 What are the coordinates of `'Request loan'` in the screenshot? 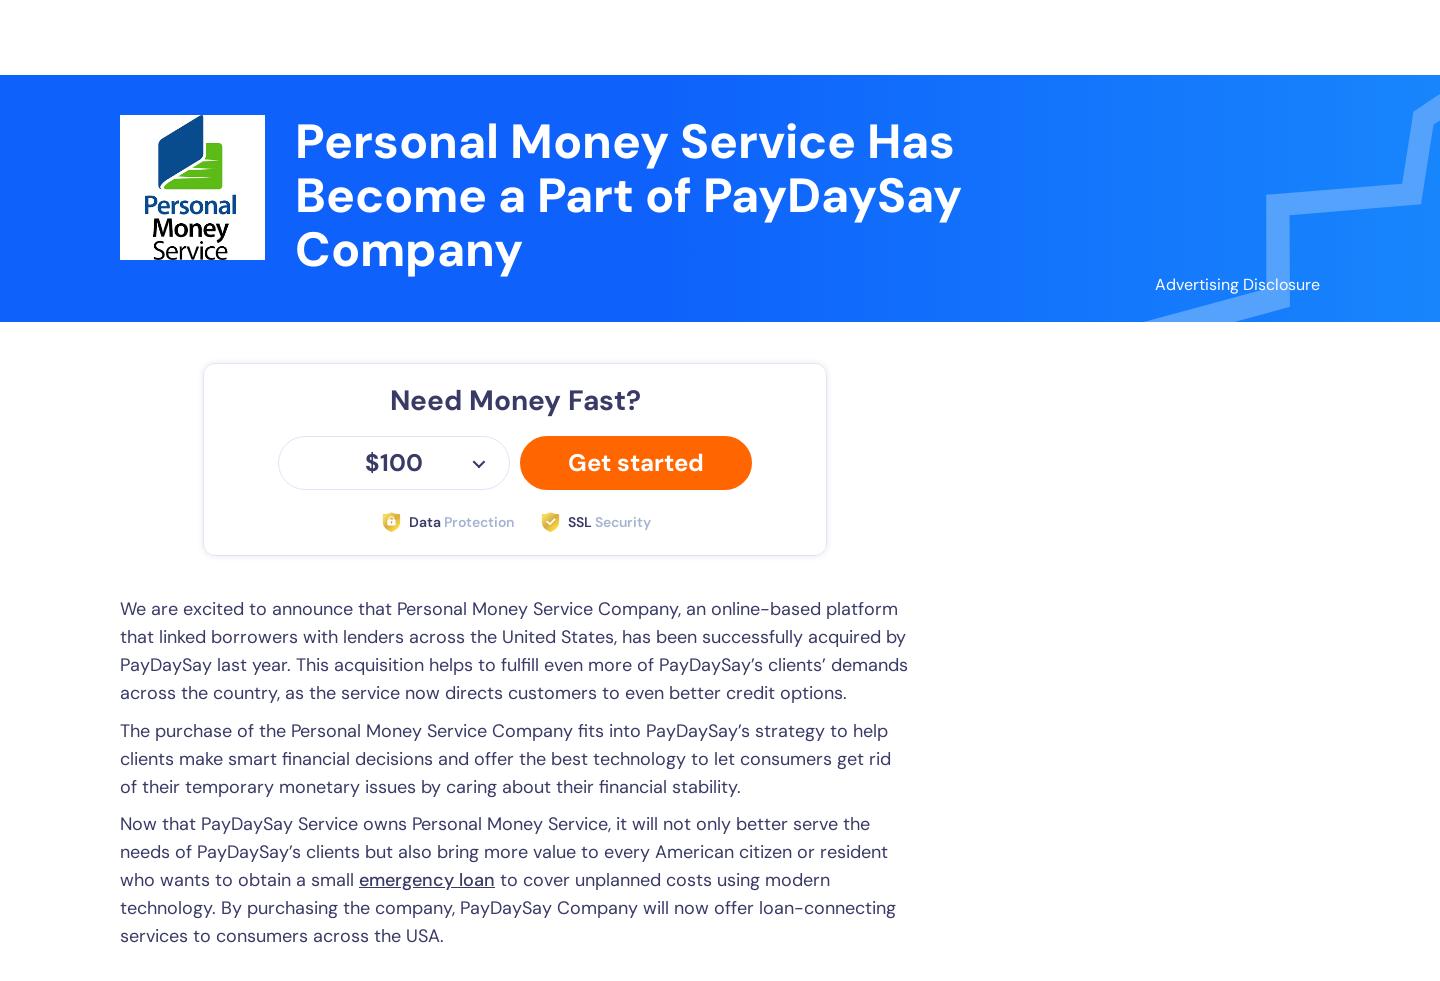 It's located at (1232, 35).